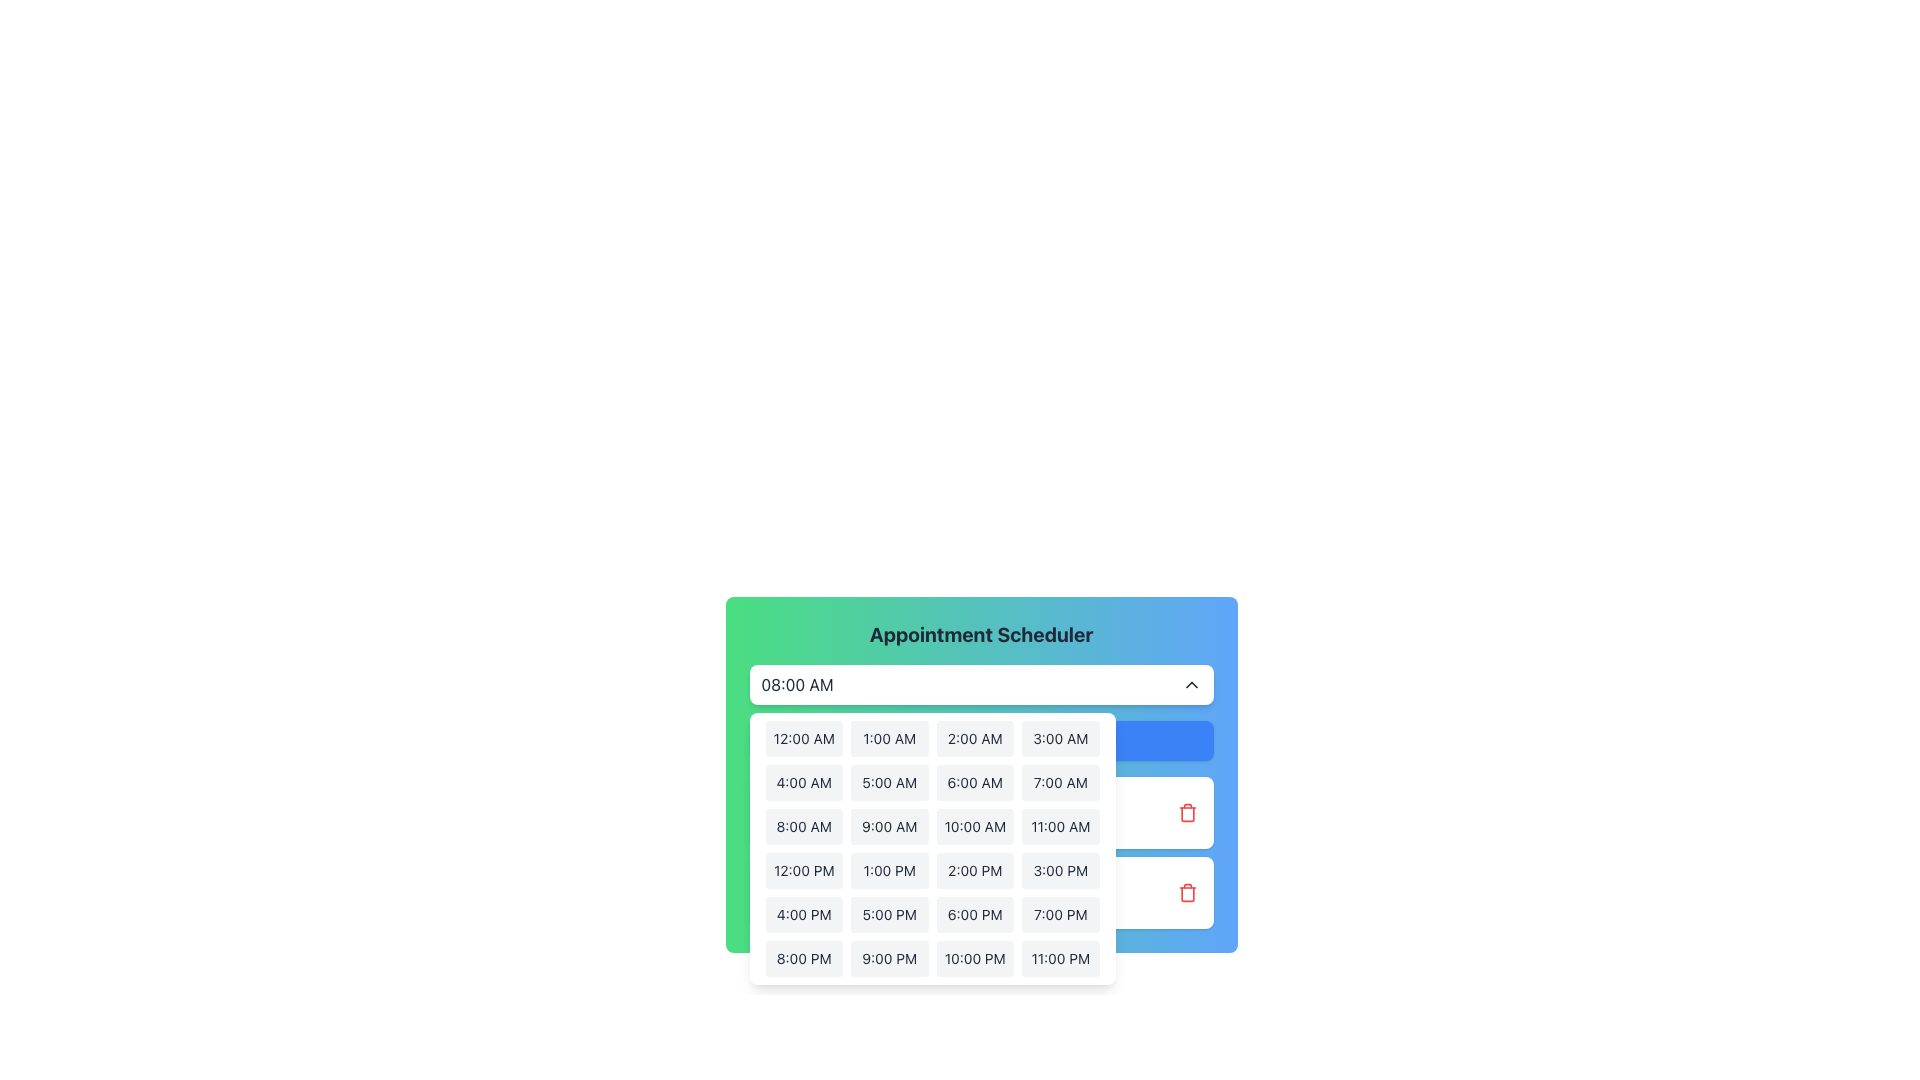 Image resolution: width=1920 pixels, height=1080 pixels. Describe the element at coordinates (1059, 914) in the screenshot. I see `the button representing the selectable time option '7:00 PM' in the scheduling interface` at that location.